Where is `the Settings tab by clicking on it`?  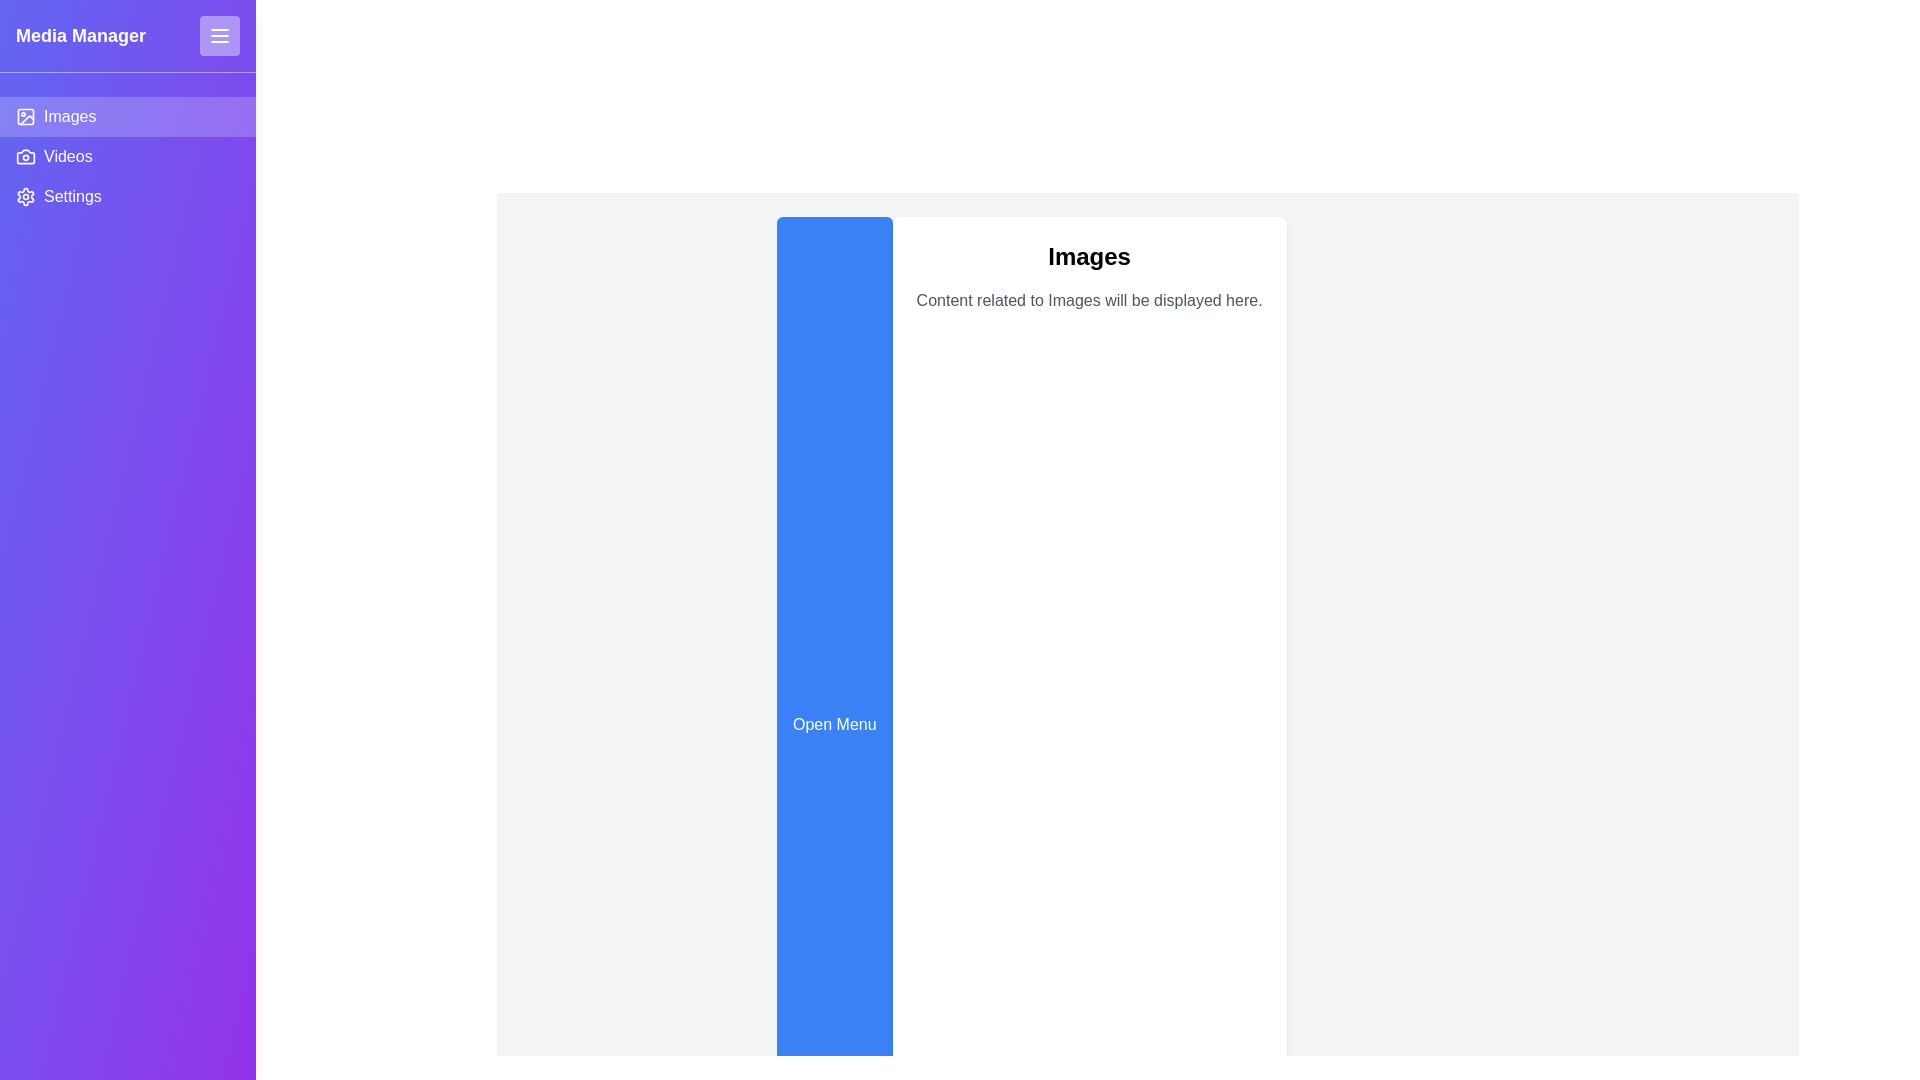 the Settings tab by clicking on it is located at coordinates (127, 196).